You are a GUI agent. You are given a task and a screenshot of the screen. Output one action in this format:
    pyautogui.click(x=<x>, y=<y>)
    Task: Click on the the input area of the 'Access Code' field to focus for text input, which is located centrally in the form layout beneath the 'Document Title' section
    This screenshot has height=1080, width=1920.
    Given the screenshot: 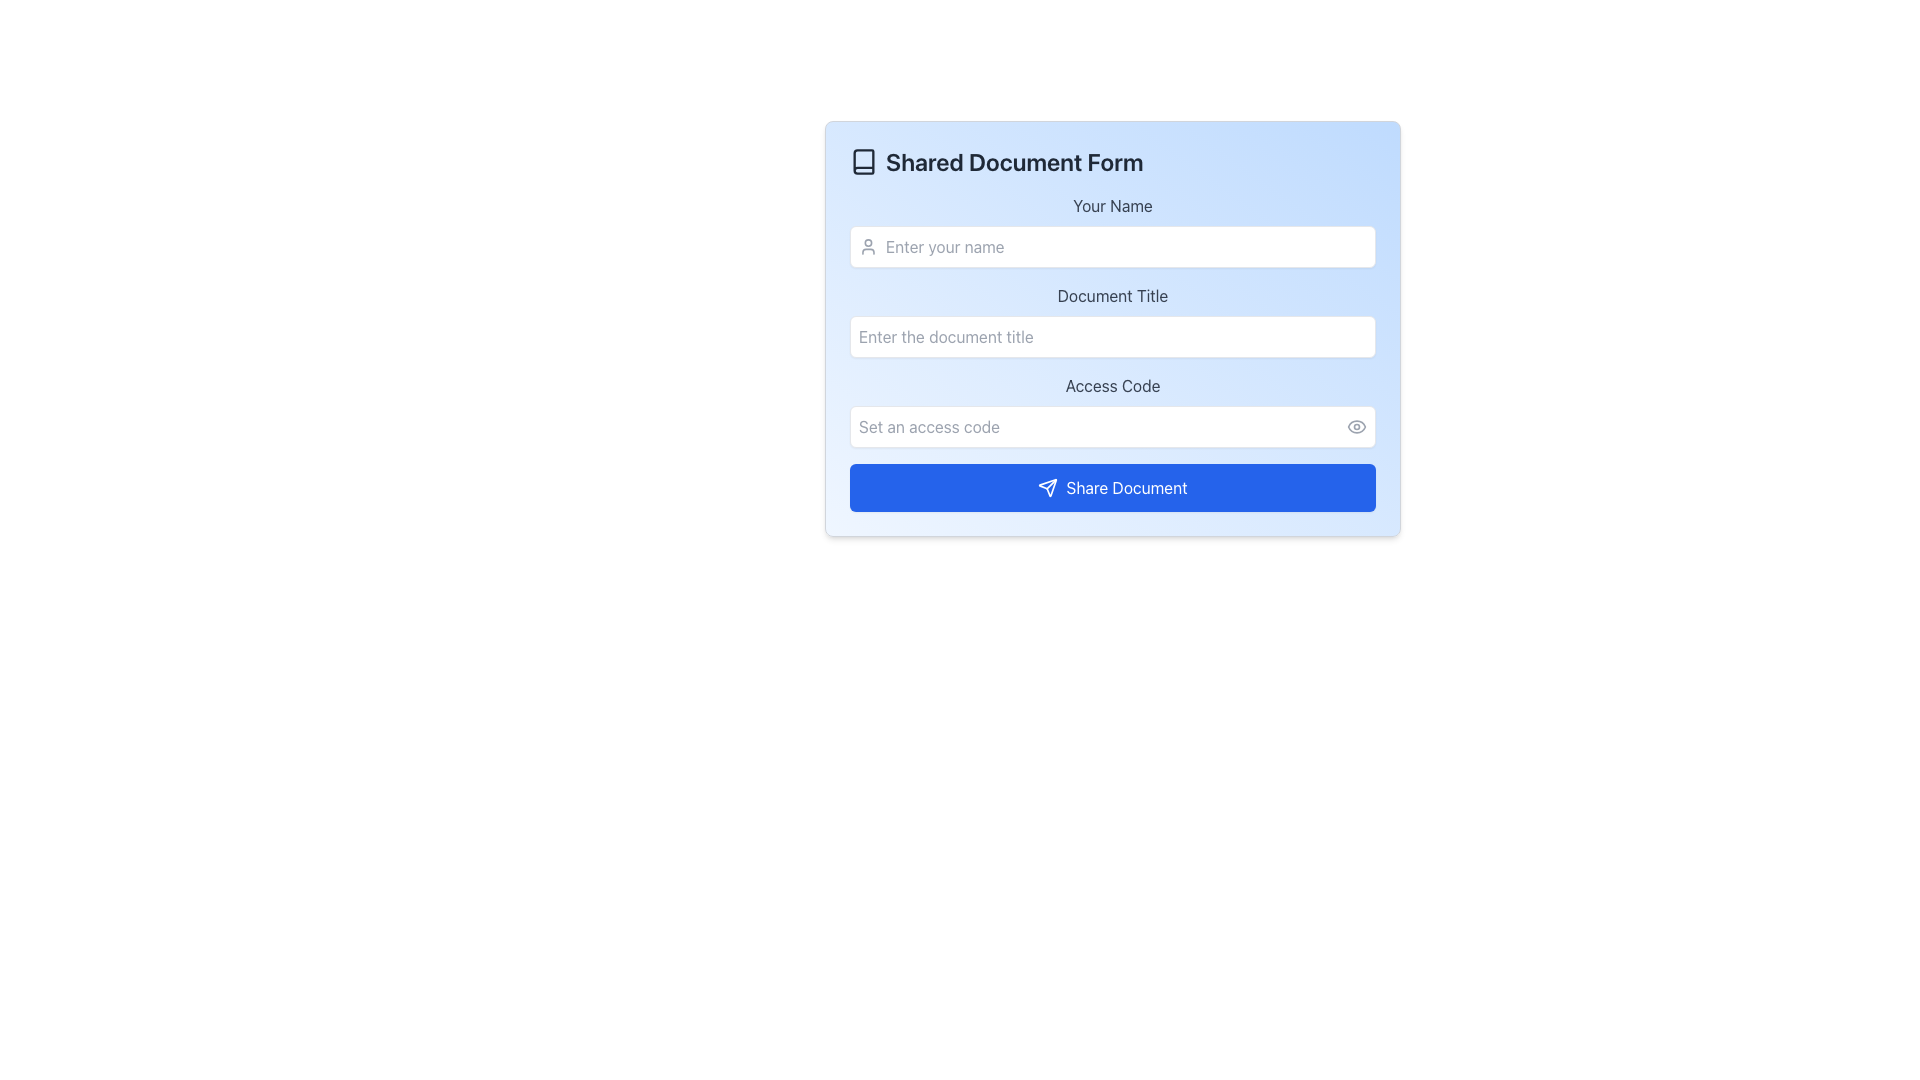 What is the action you would take?
    pyautogui.click(x=1112, y=410)
    